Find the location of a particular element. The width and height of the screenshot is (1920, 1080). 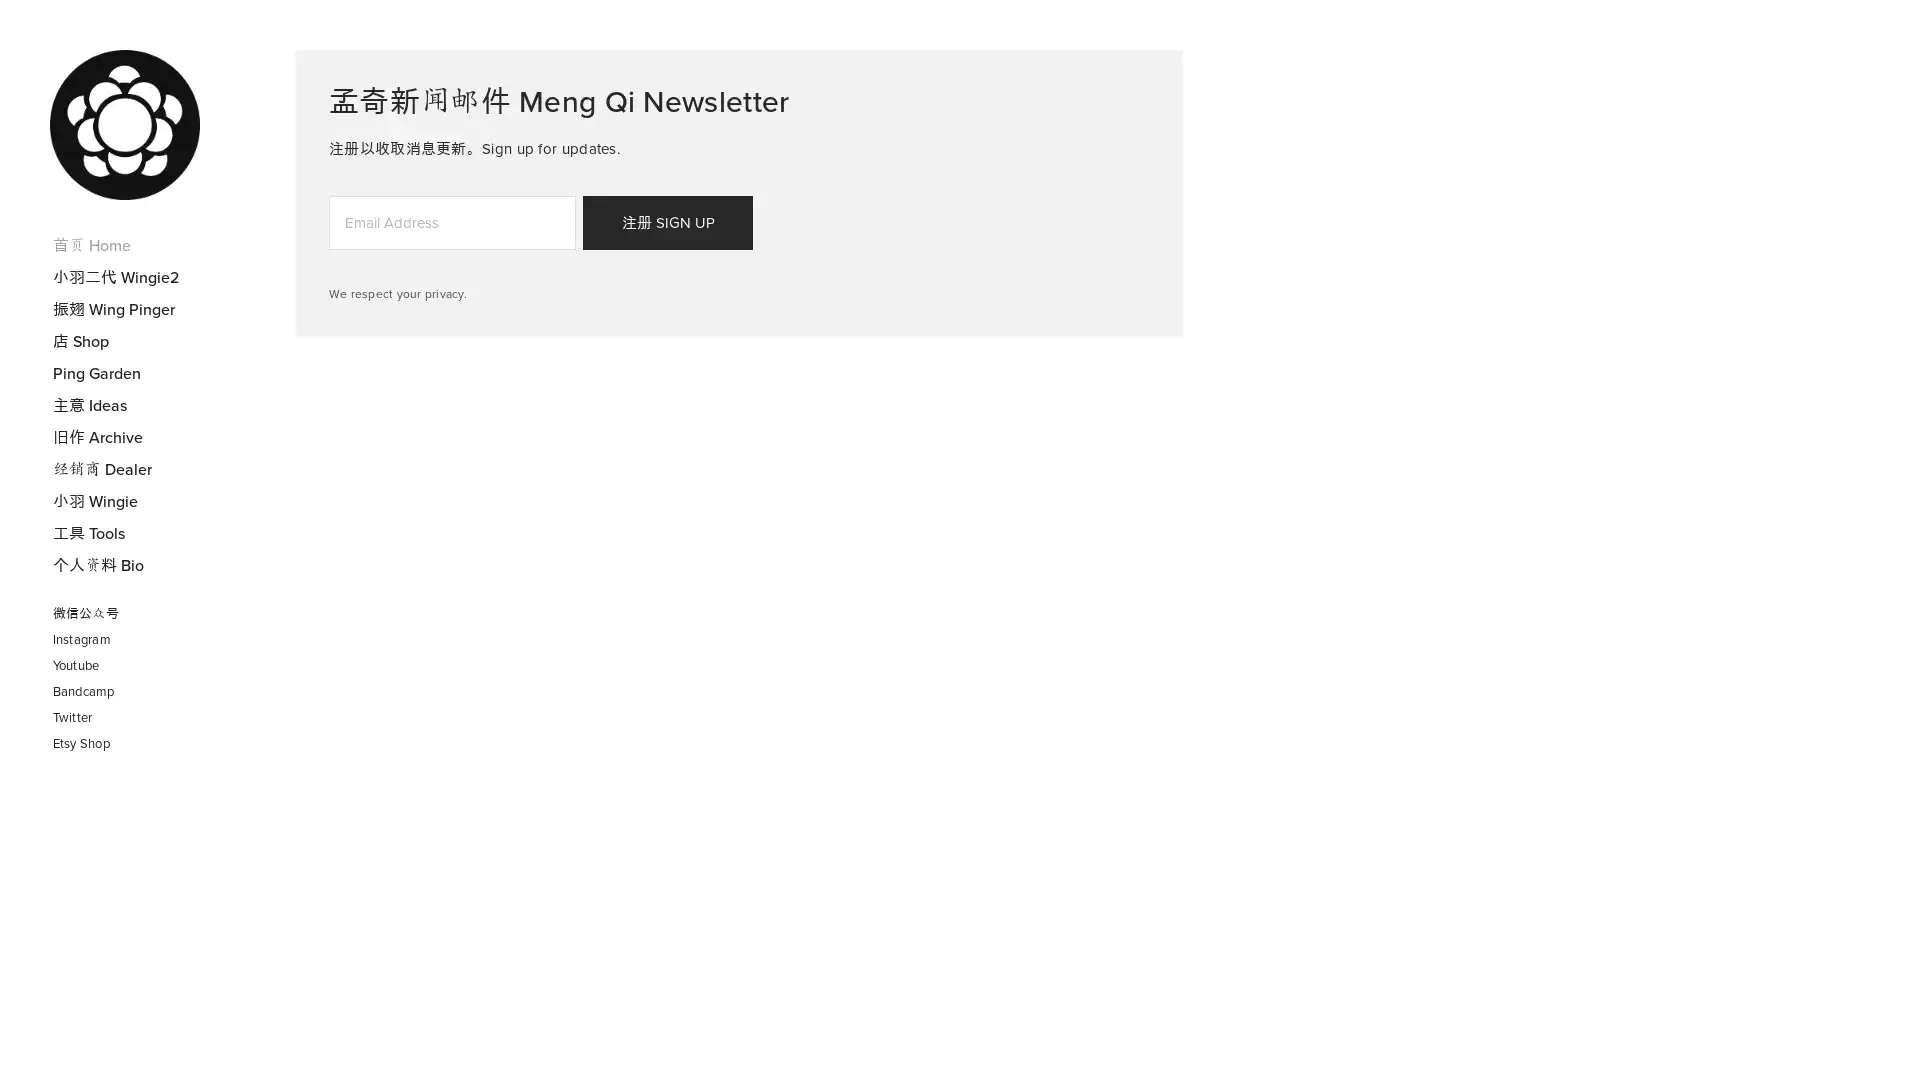

SIGN UP is located at coordinates (667, 223).